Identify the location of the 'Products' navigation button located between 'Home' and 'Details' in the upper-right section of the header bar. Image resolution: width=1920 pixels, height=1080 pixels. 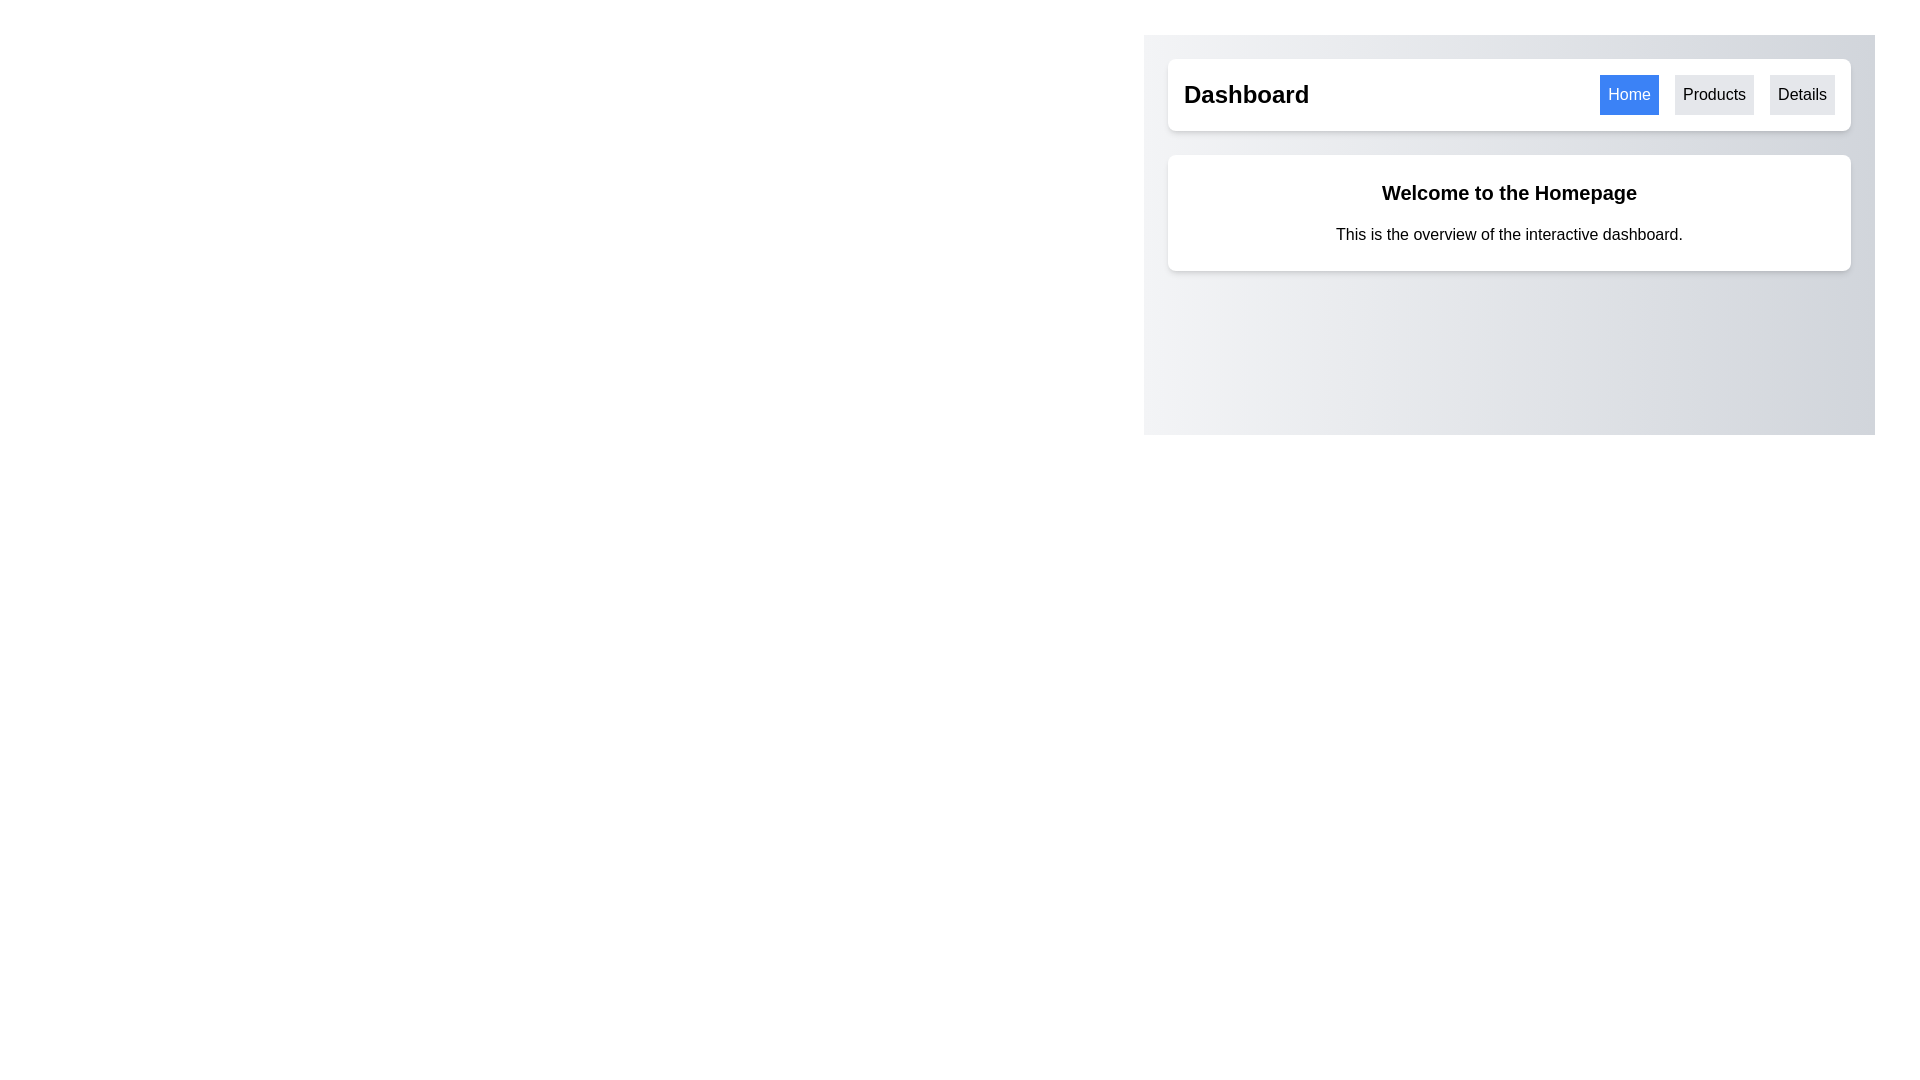
(1716, 95).